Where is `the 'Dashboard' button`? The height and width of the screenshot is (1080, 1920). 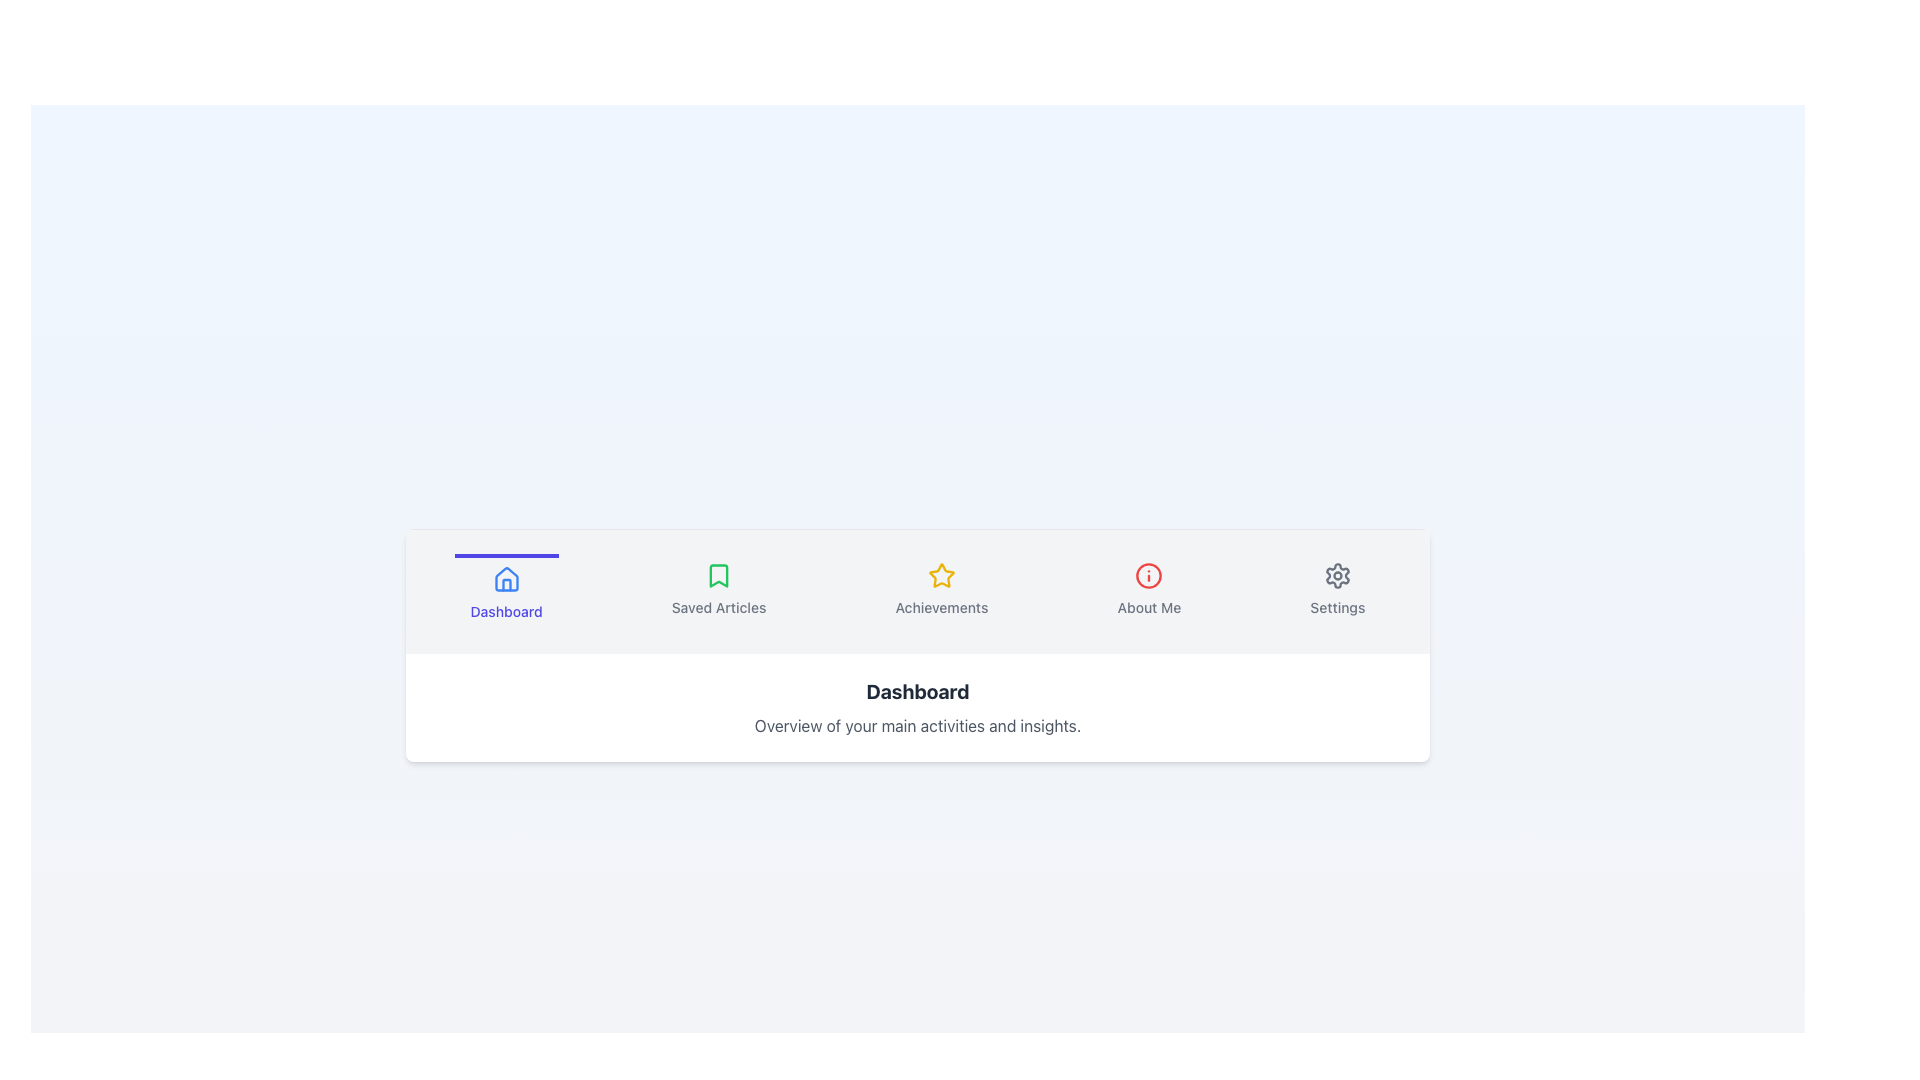
the 'Dashboard' button is located at coordinates (506, 590).